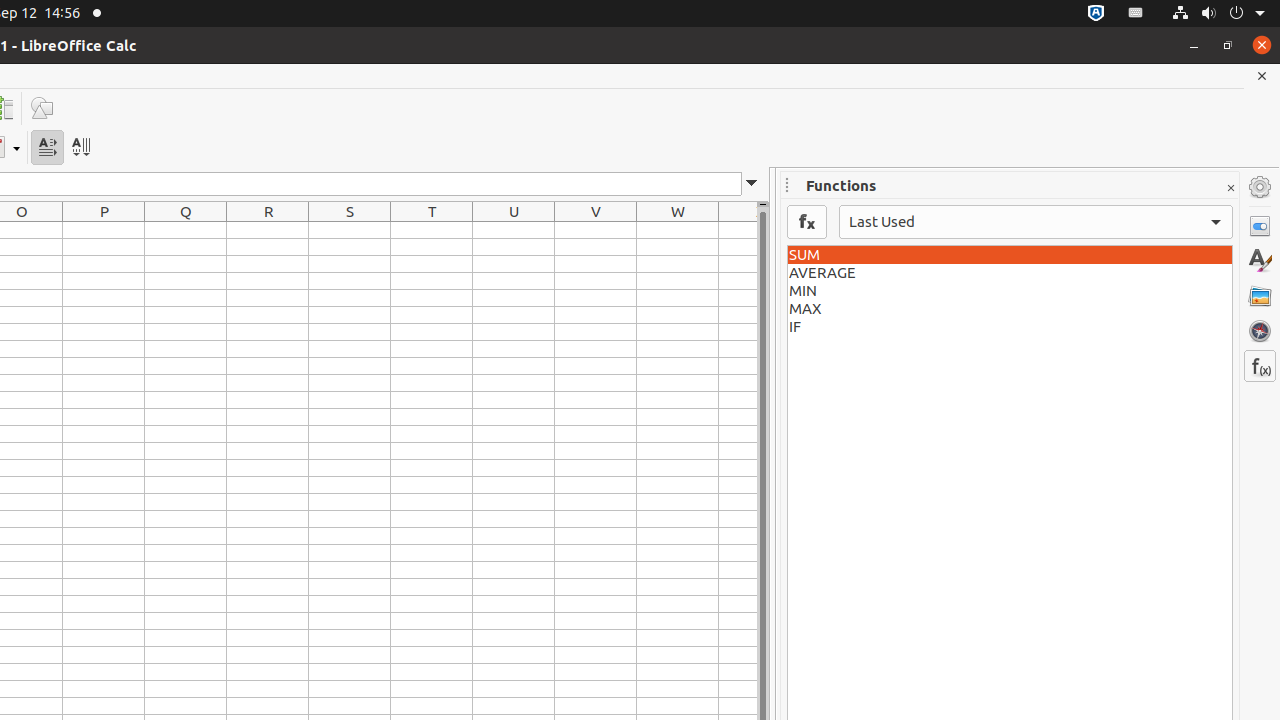  Describe the element at coordinates (103, 229) in the screenshot. I see `'P1'` at that location.